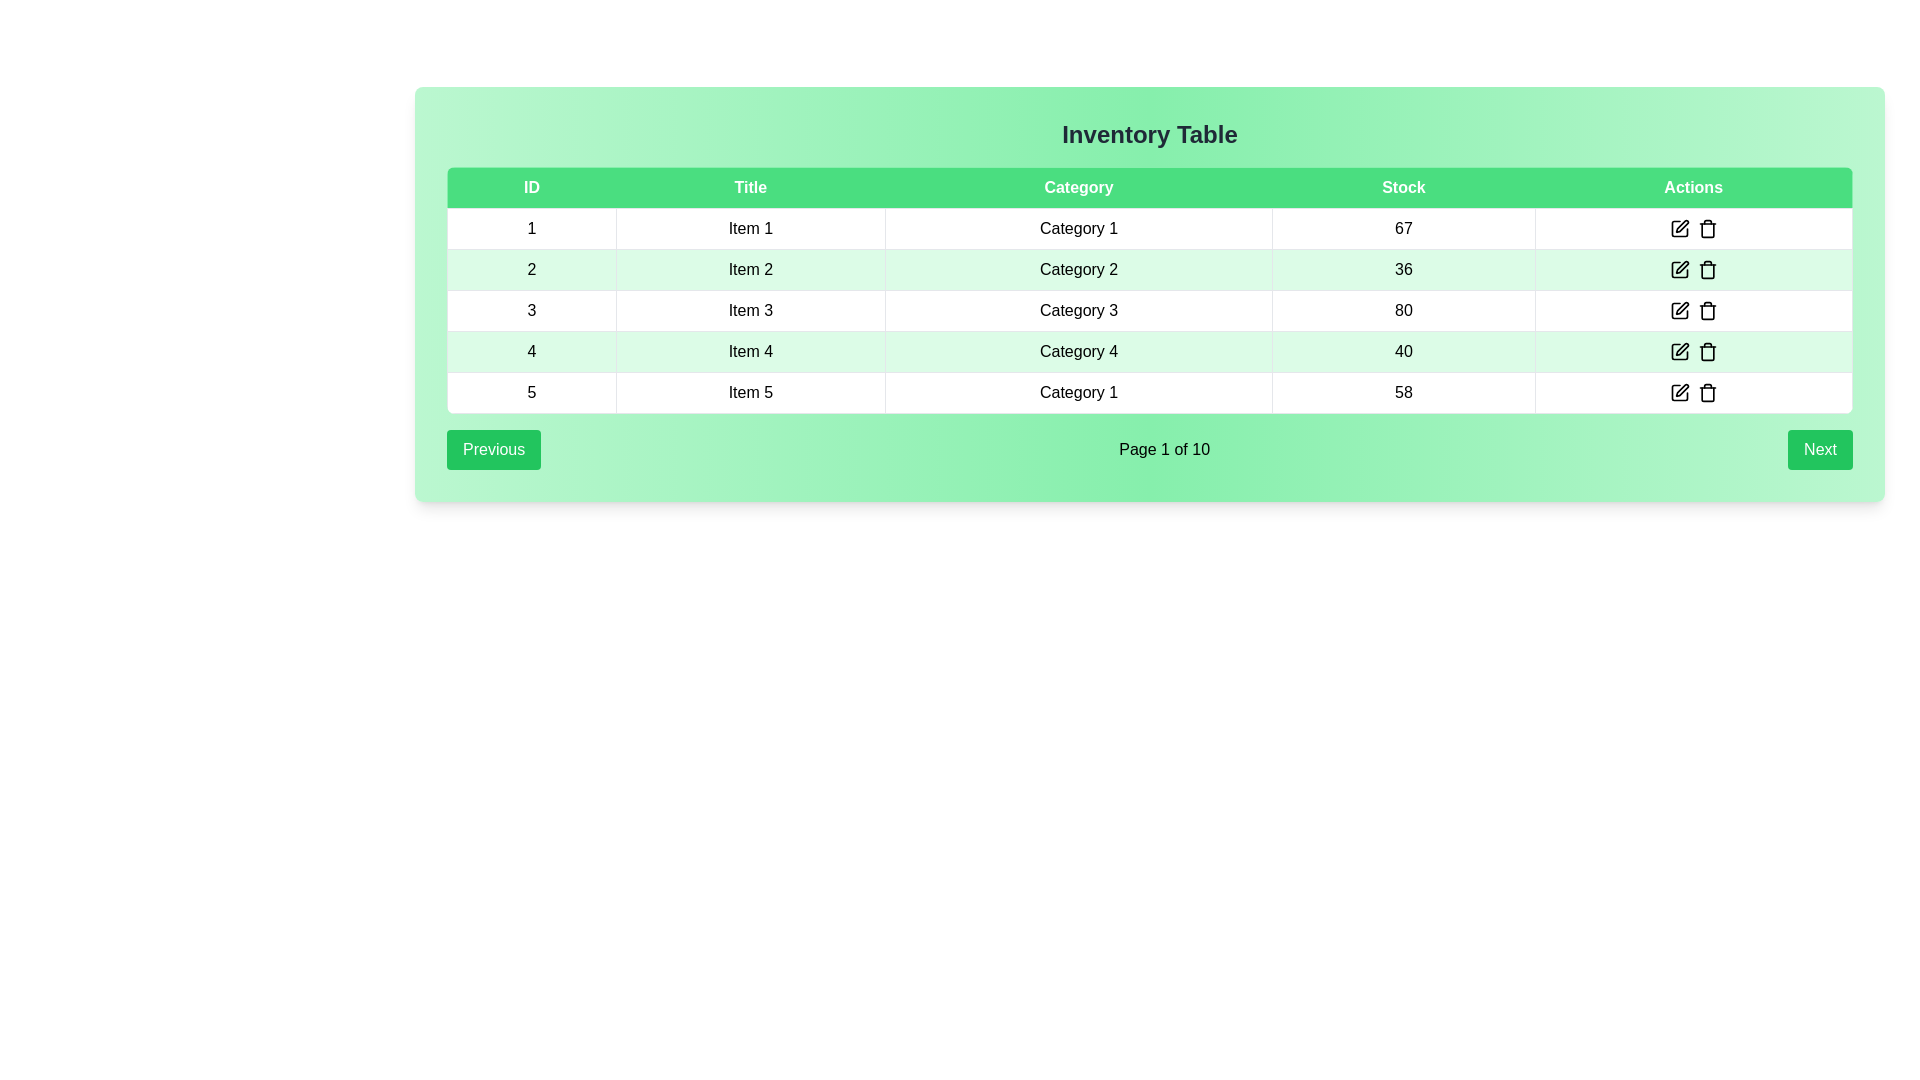  What do you see at coordinates (1078, 227) in the screenshot?
I see `the text cell displaying 'Category 1' in the first row of the table, which is located in the third column` at bounding box center [1078, 227].